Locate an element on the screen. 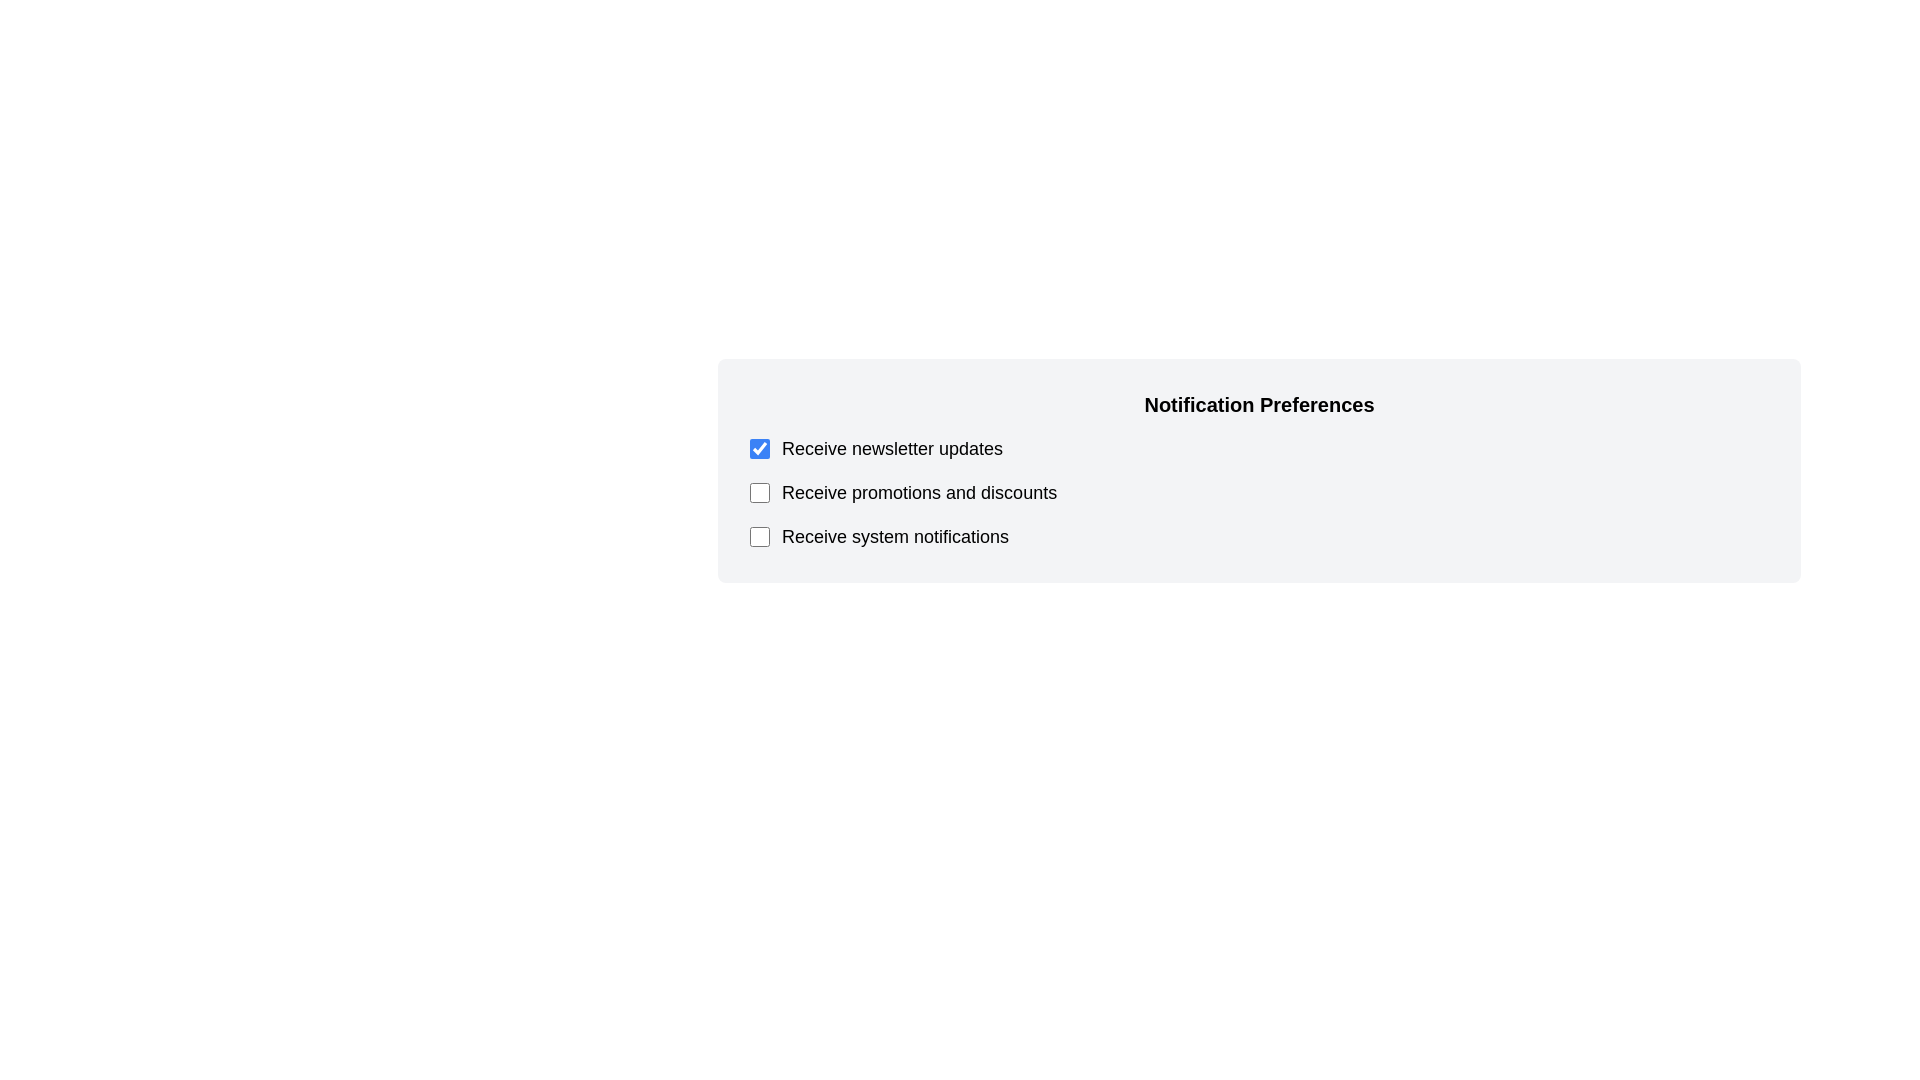  the title 'Notification Preferences' to highlight it is located at coordinates (1258, 405).